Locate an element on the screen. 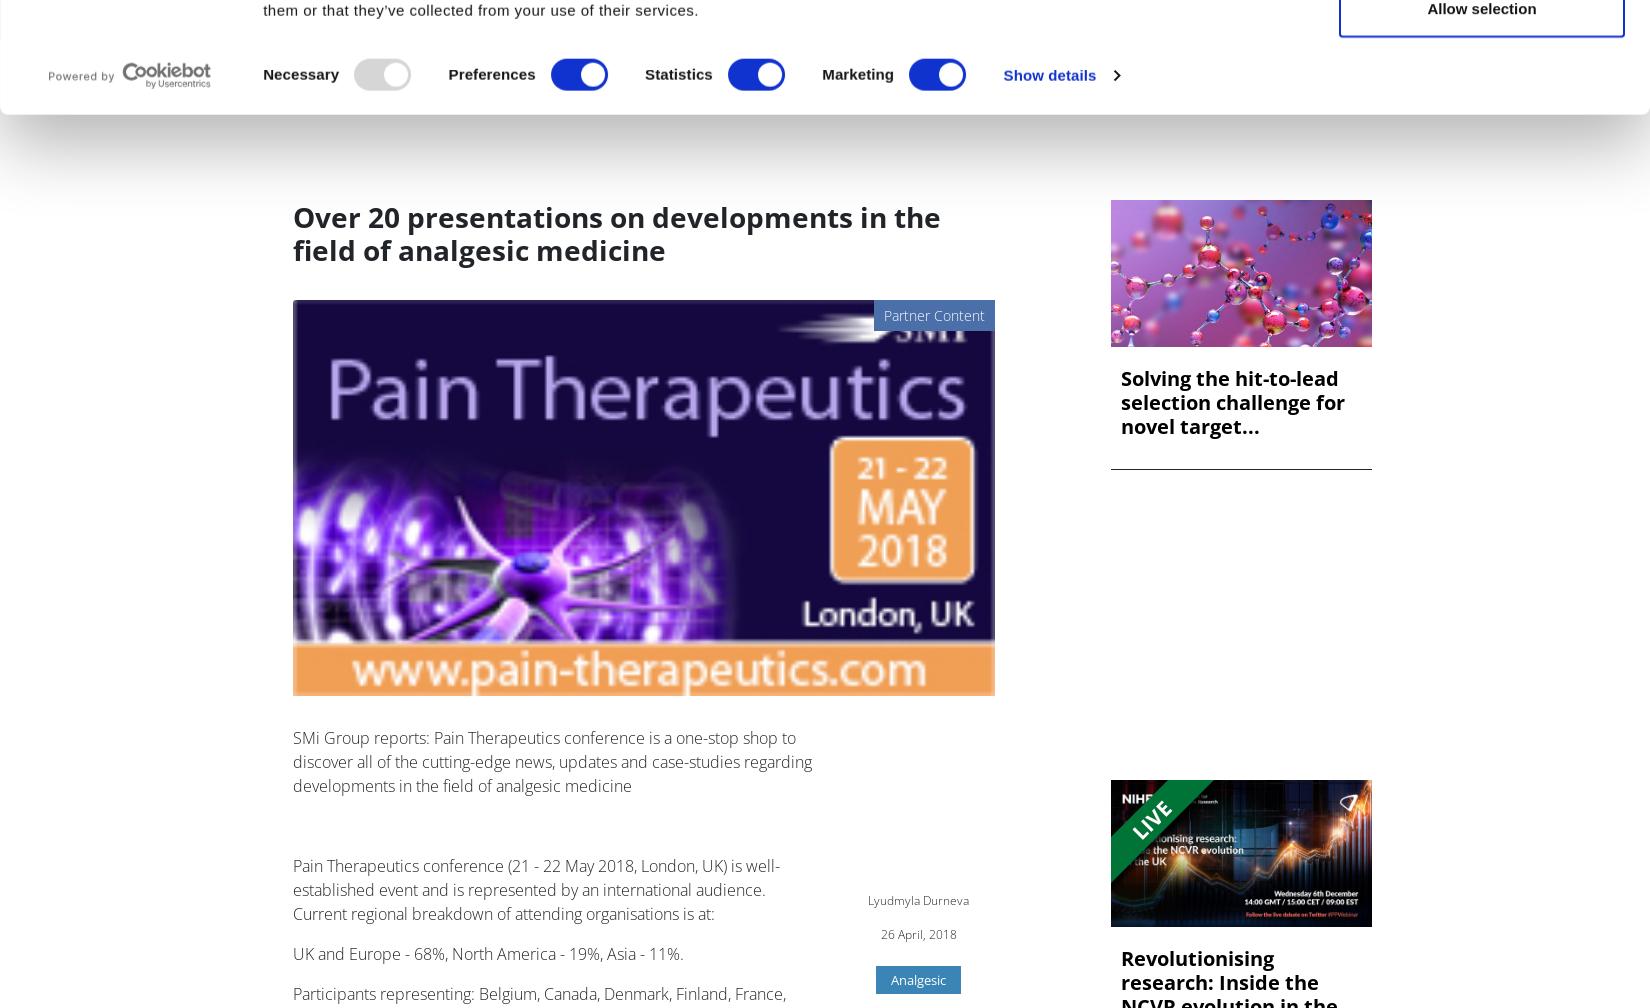  'Solving the hit-to-lead selection challenge for novel target...' is located at coordinates (1232, 401).